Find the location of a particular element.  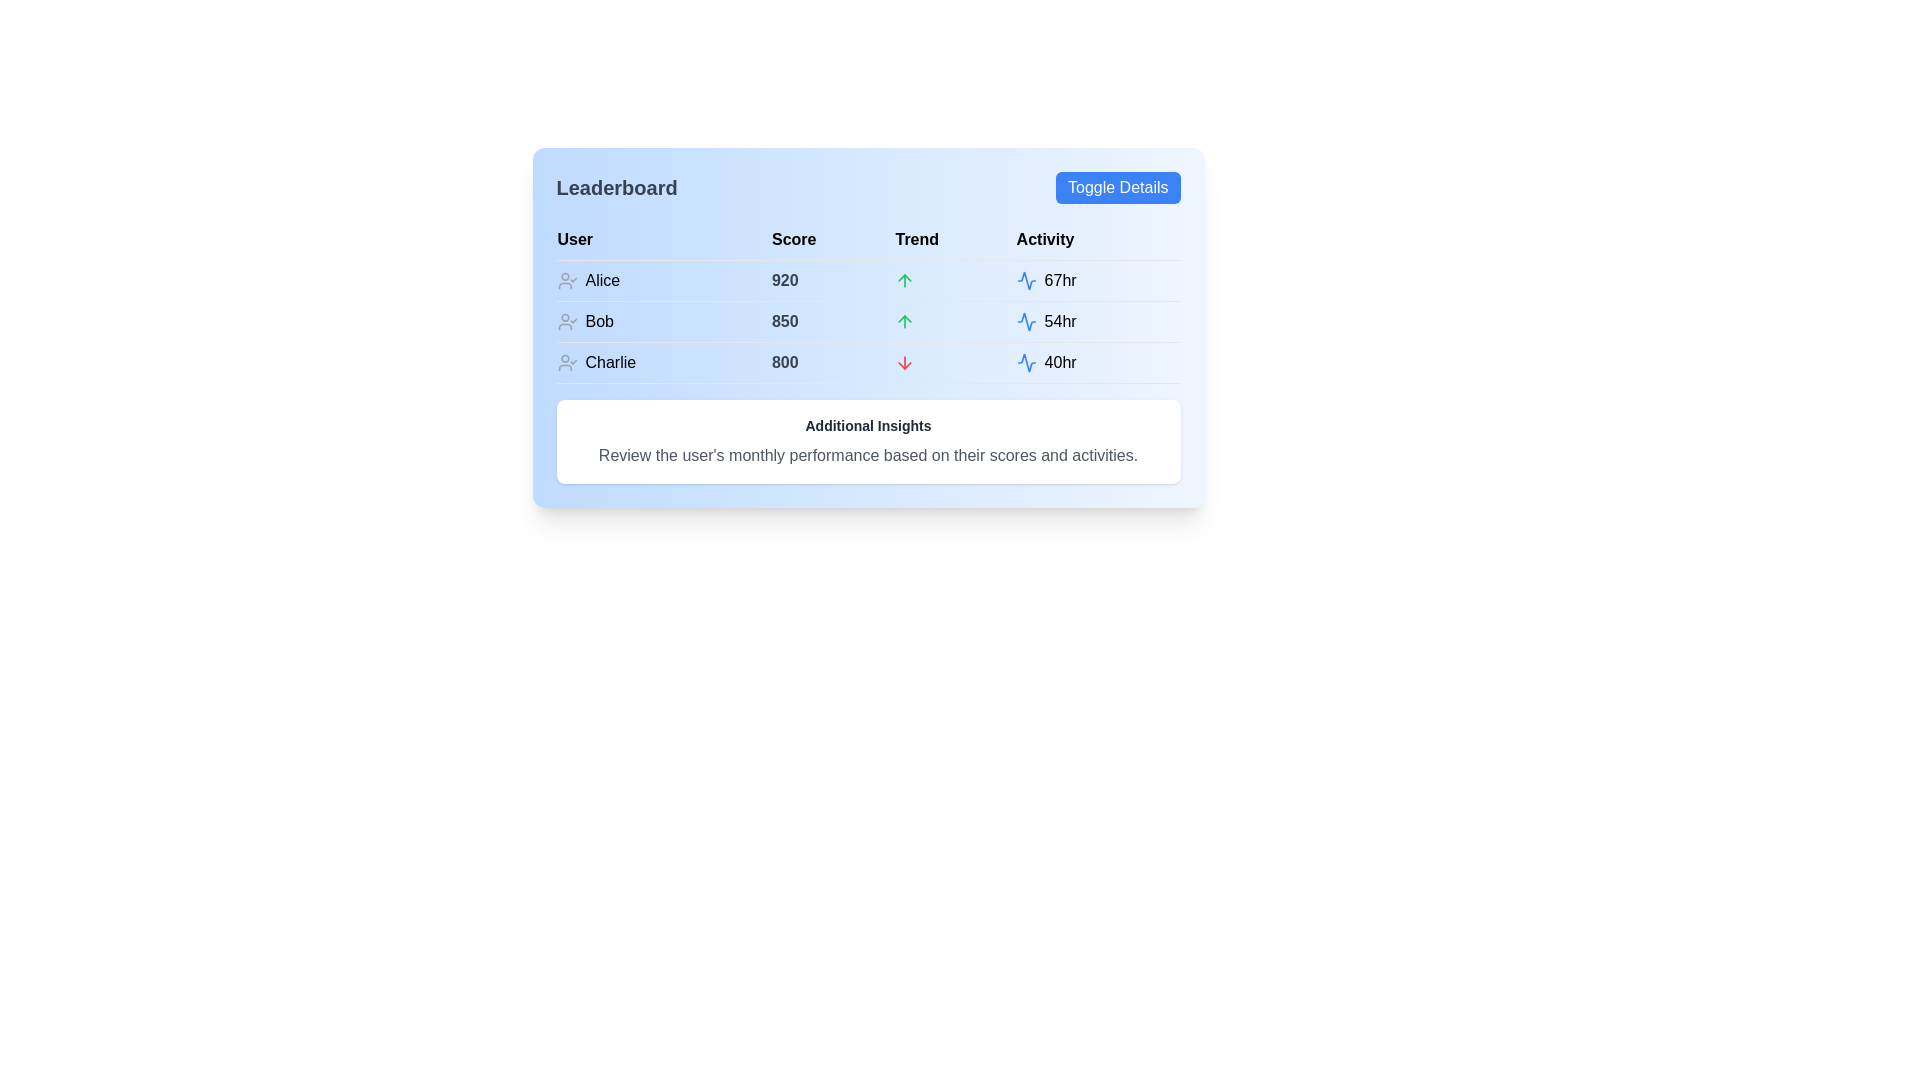

the blue zigzag icon located in the 'Activity' column next to the '850' score row is located at coordinates (1026, 362).